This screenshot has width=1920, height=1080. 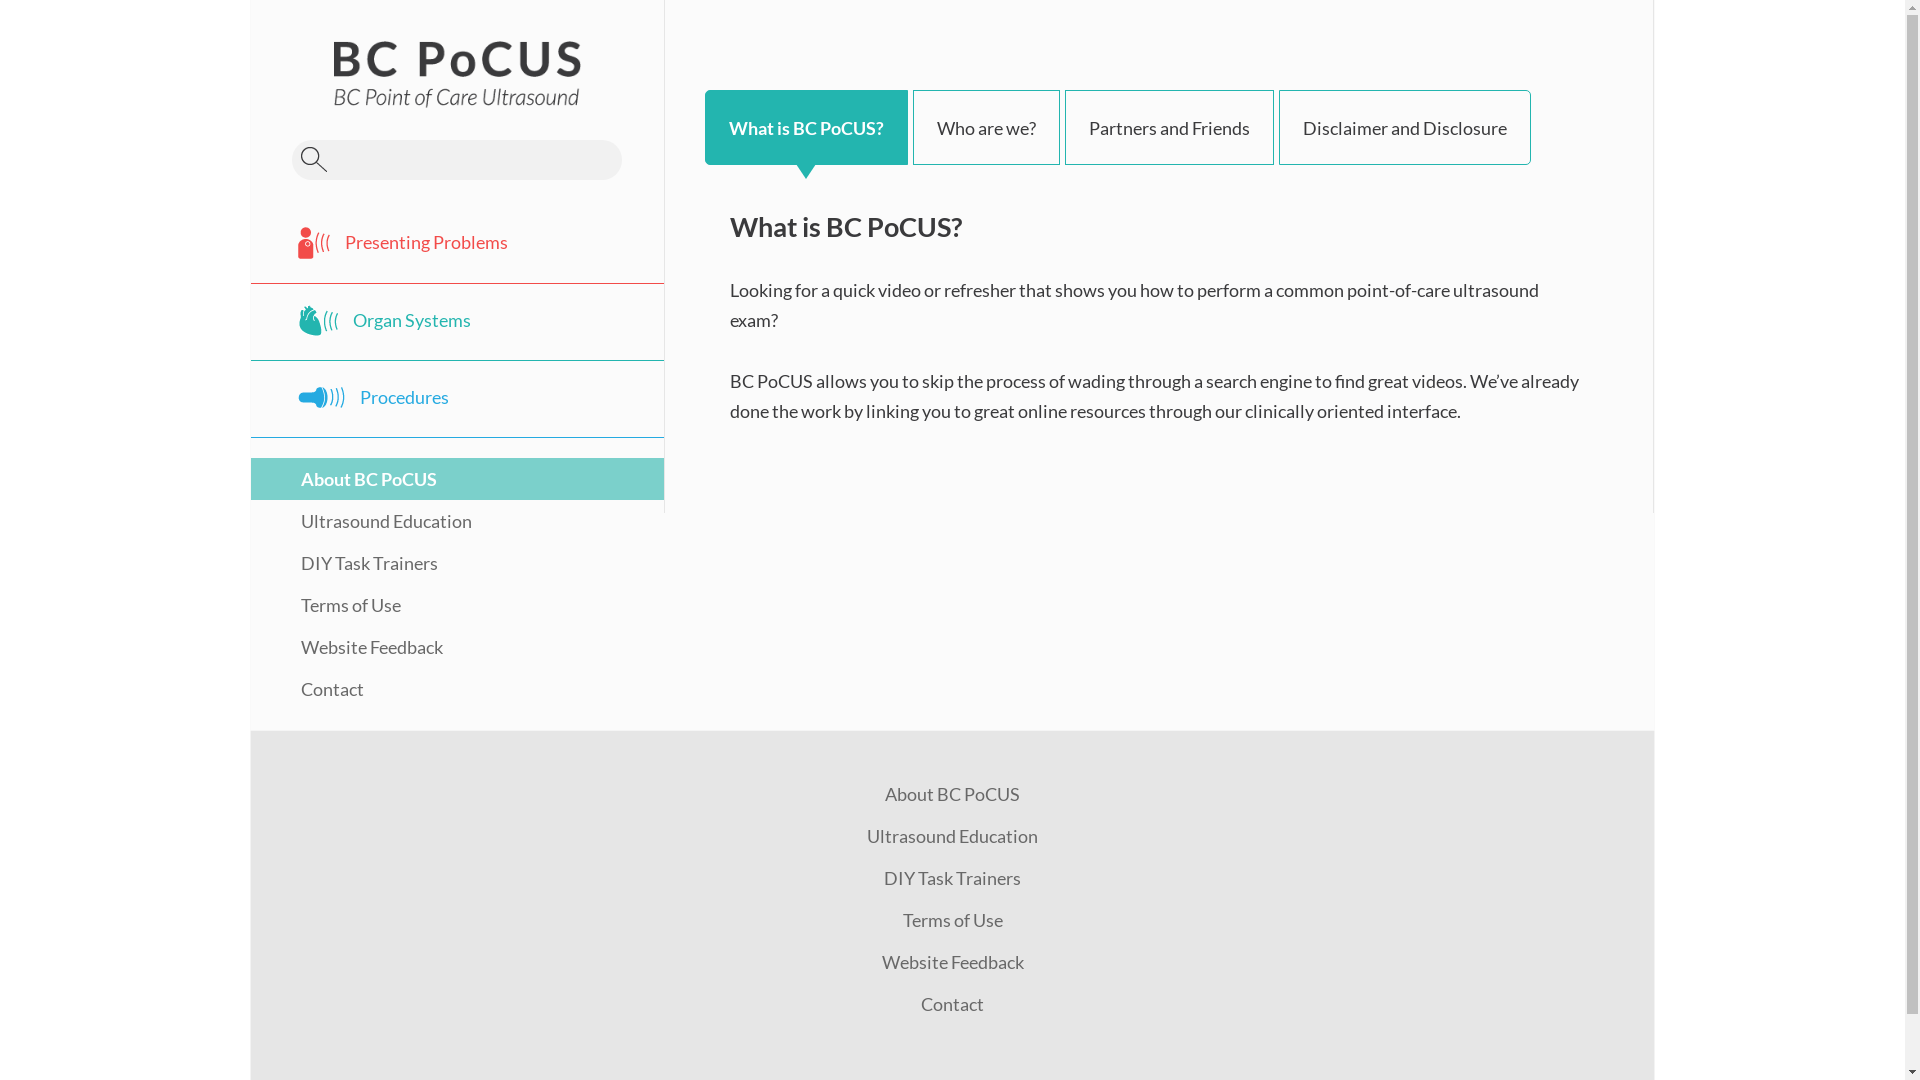 I want to click on 'About BC PoCUS', so click(x=951, y=793).